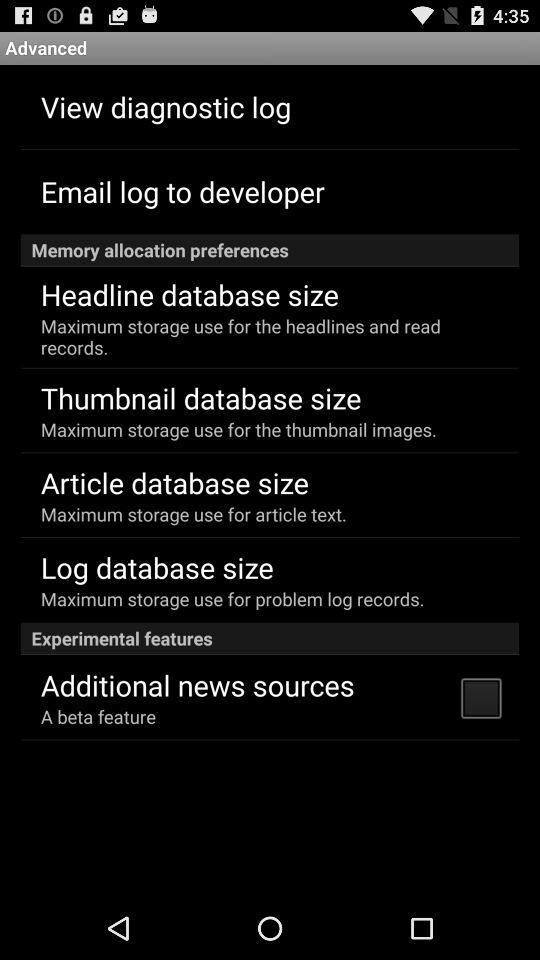  What do you see at coordinates (479, 697) in the screenshot?
I see `the app below the experimental features` at bounding box center [479, 697].